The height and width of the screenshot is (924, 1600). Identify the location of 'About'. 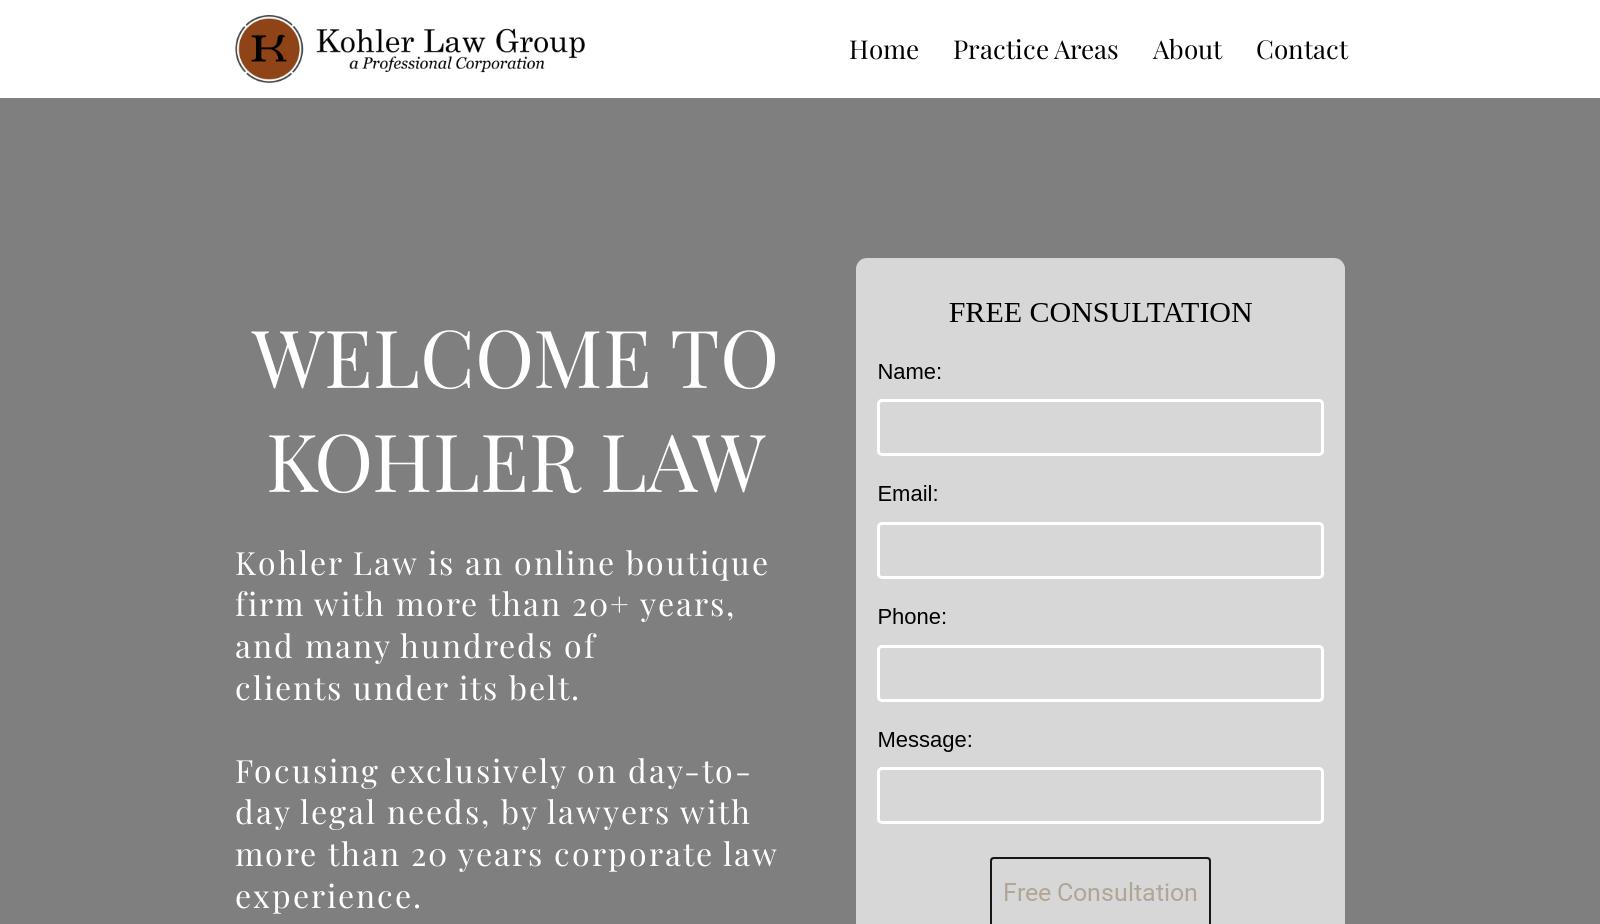
(1187, 47).